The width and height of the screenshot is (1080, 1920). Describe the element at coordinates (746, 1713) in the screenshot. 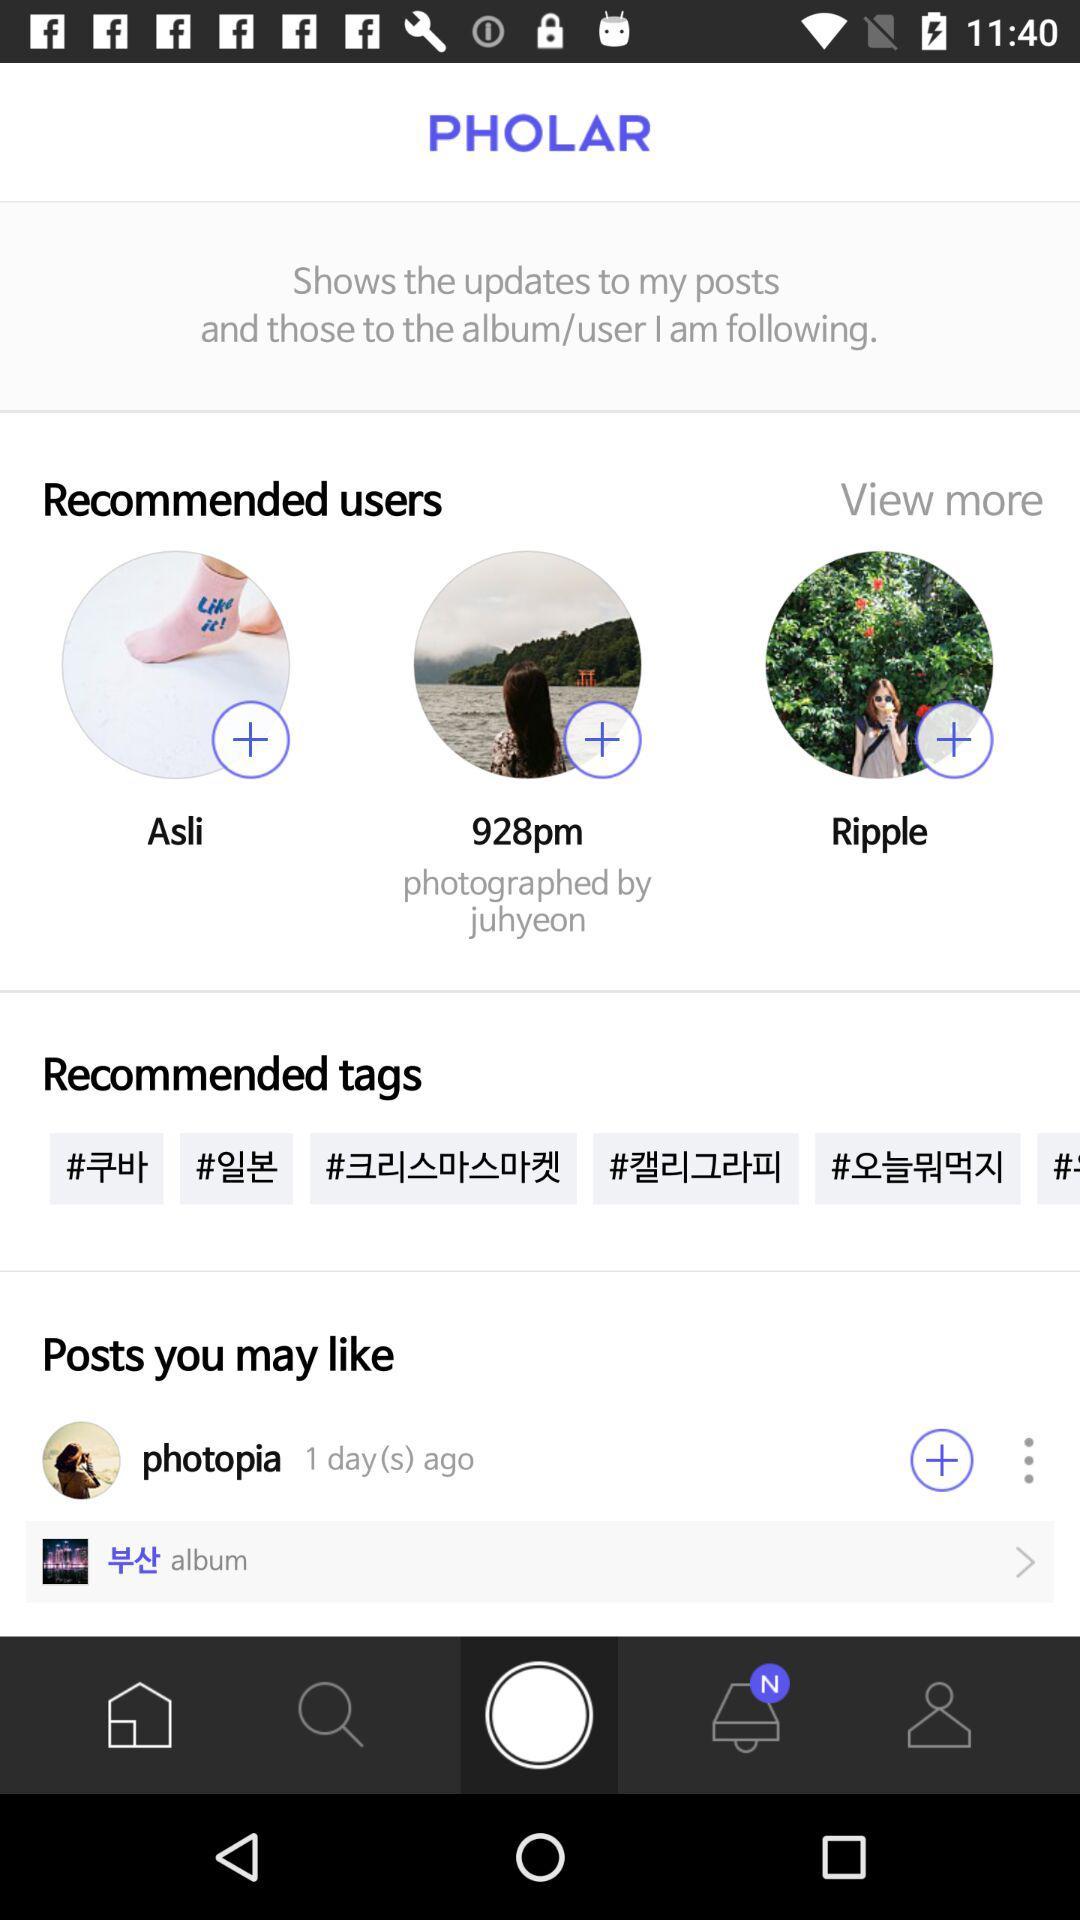

I see `the notifications icon` at that location.